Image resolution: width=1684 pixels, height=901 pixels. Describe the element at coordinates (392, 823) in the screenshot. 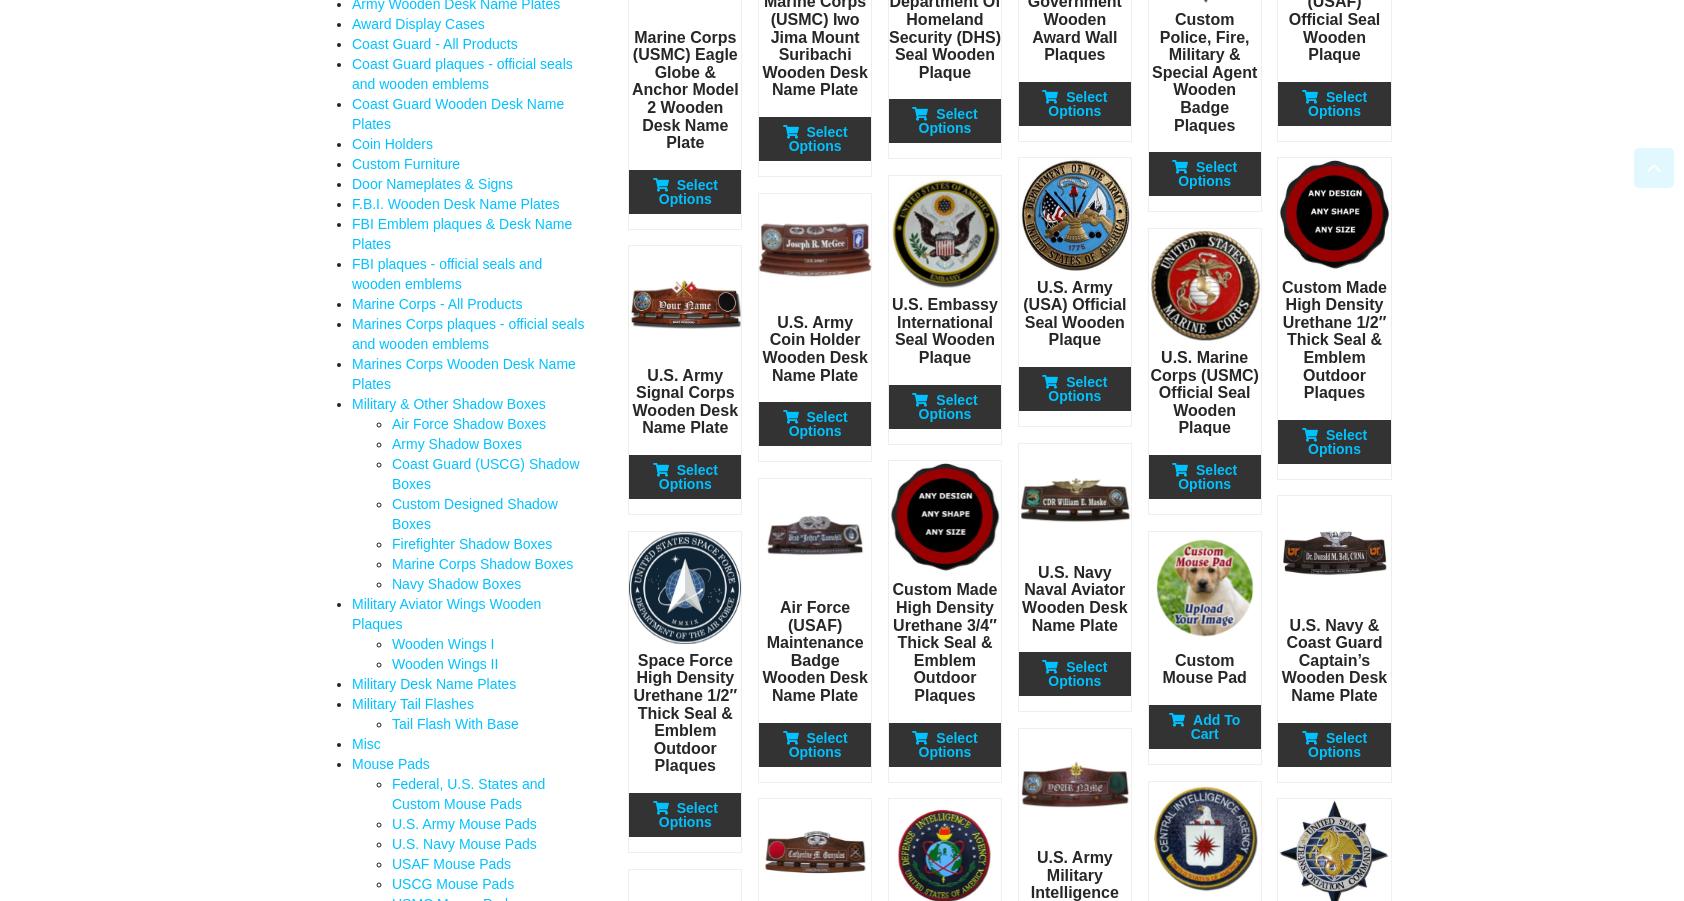

I see `'U.S. Army Mouse Pads'` at that location.